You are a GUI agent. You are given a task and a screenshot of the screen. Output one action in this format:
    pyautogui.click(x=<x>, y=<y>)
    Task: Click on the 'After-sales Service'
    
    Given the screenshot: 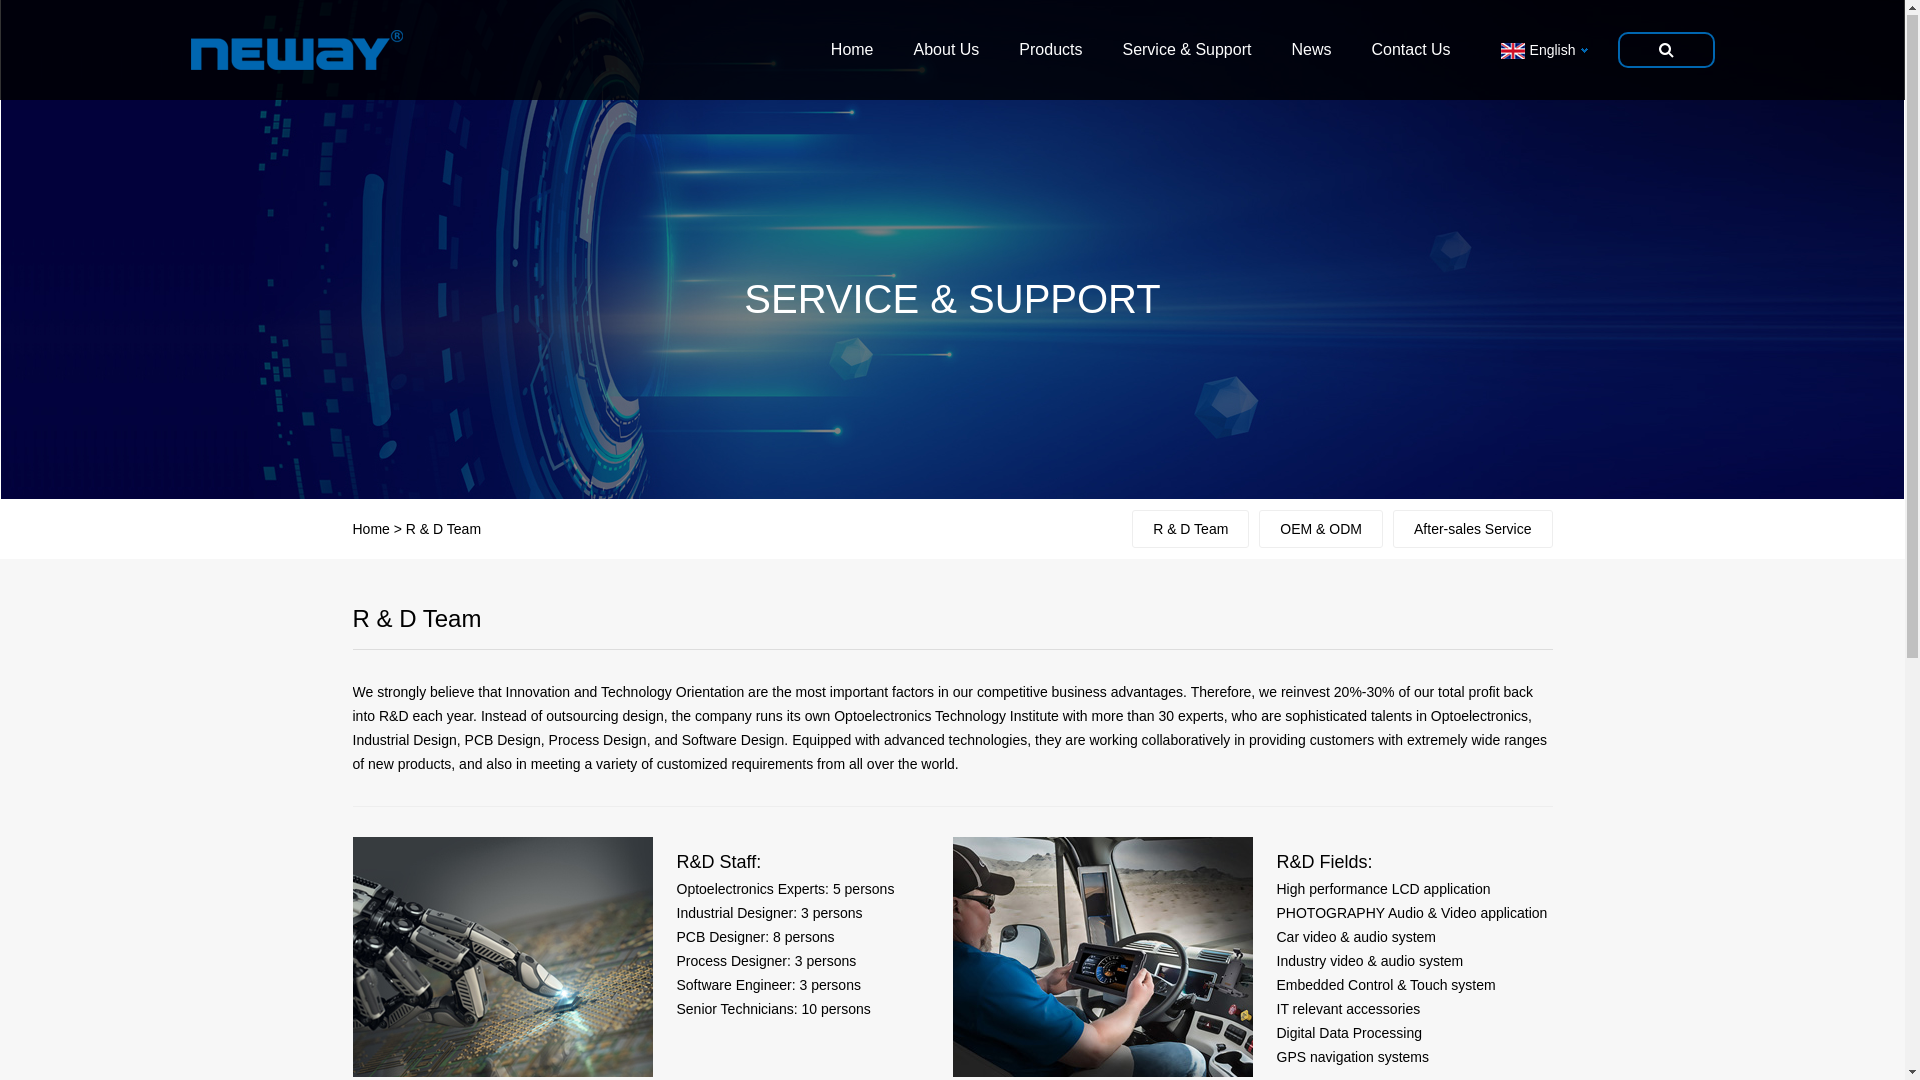 What is the action you would take?
    pyautogui.click(x=1472, y=528)
    